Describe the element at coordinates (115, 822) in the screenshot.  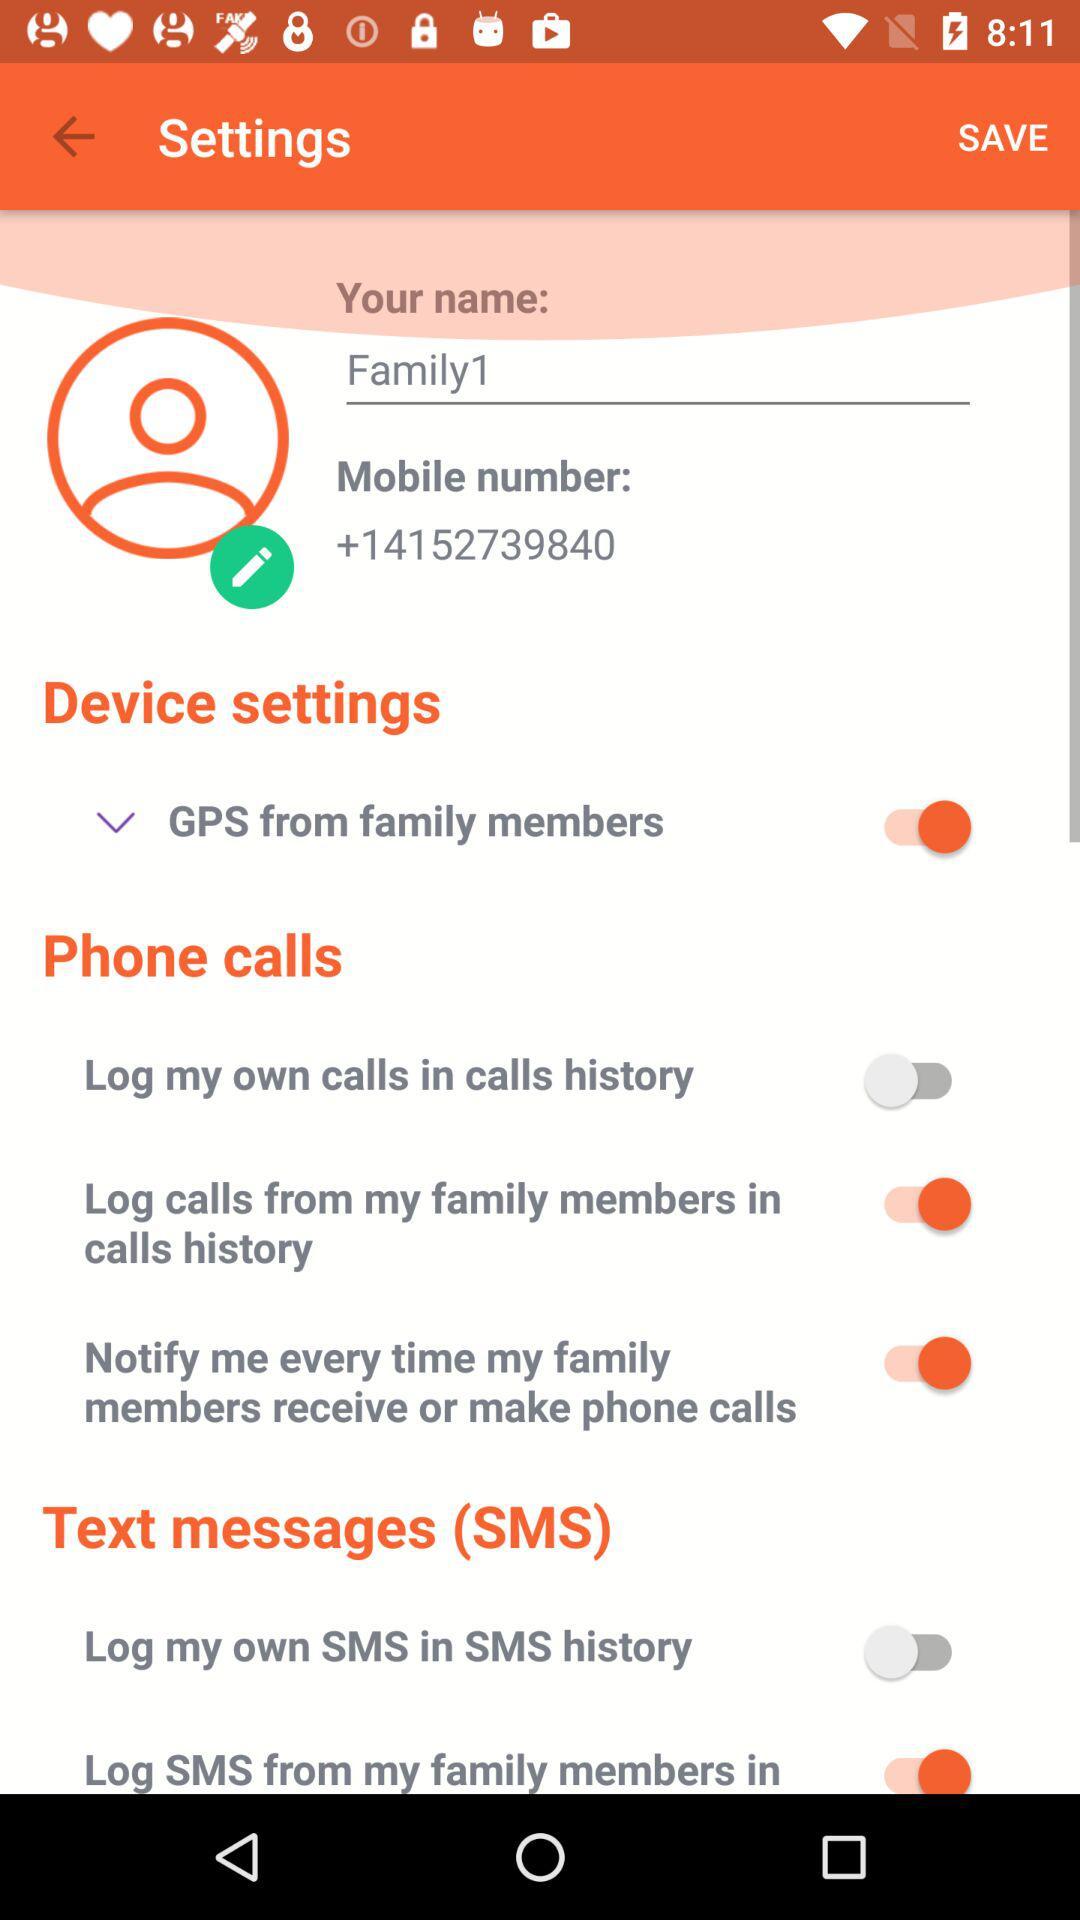
I see `the item above the phone calls` at that location.